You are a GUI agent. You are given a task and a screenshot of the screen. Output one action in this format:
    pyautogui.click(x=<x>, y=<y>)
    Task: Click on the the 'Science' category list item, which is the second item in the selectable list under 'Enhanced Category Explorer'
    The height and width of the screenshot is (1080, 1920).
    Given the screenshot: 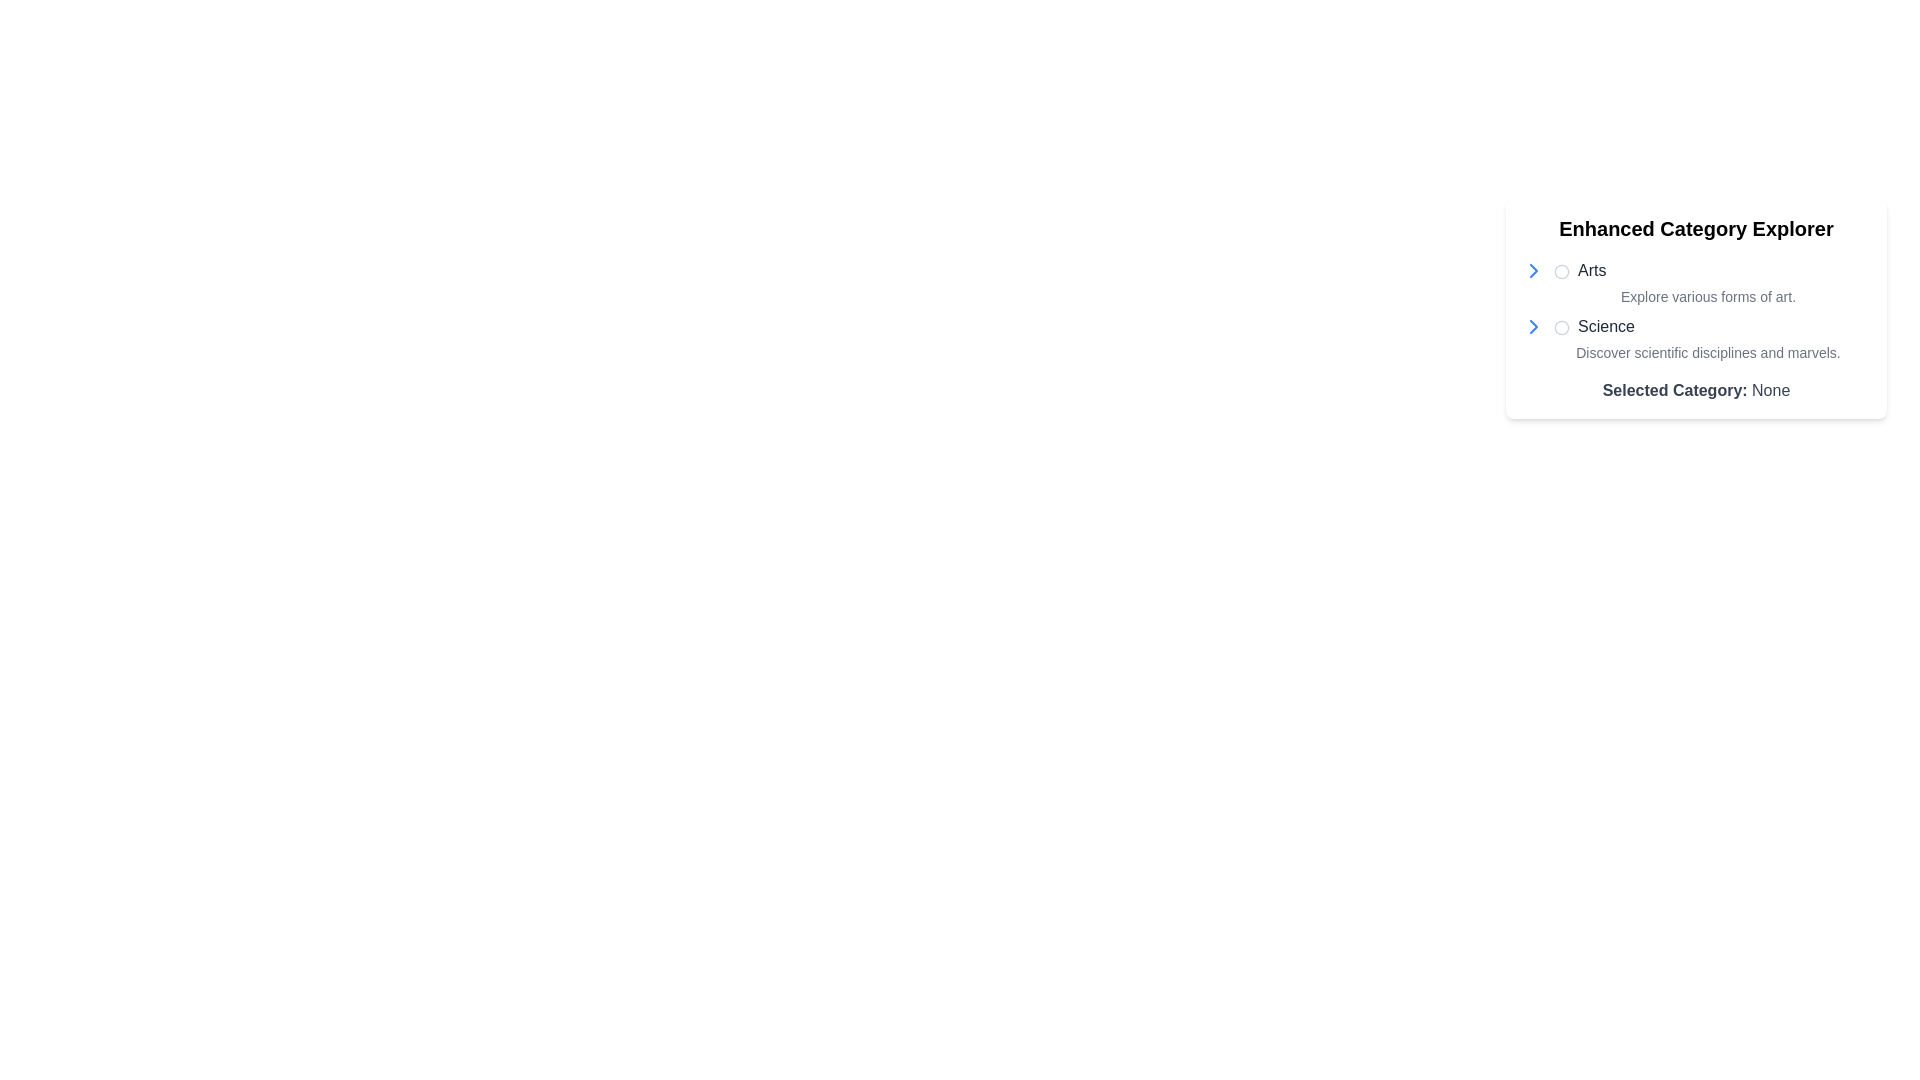 What is the action you would take?
    pyautogui.click(x=1695, y=338)
    